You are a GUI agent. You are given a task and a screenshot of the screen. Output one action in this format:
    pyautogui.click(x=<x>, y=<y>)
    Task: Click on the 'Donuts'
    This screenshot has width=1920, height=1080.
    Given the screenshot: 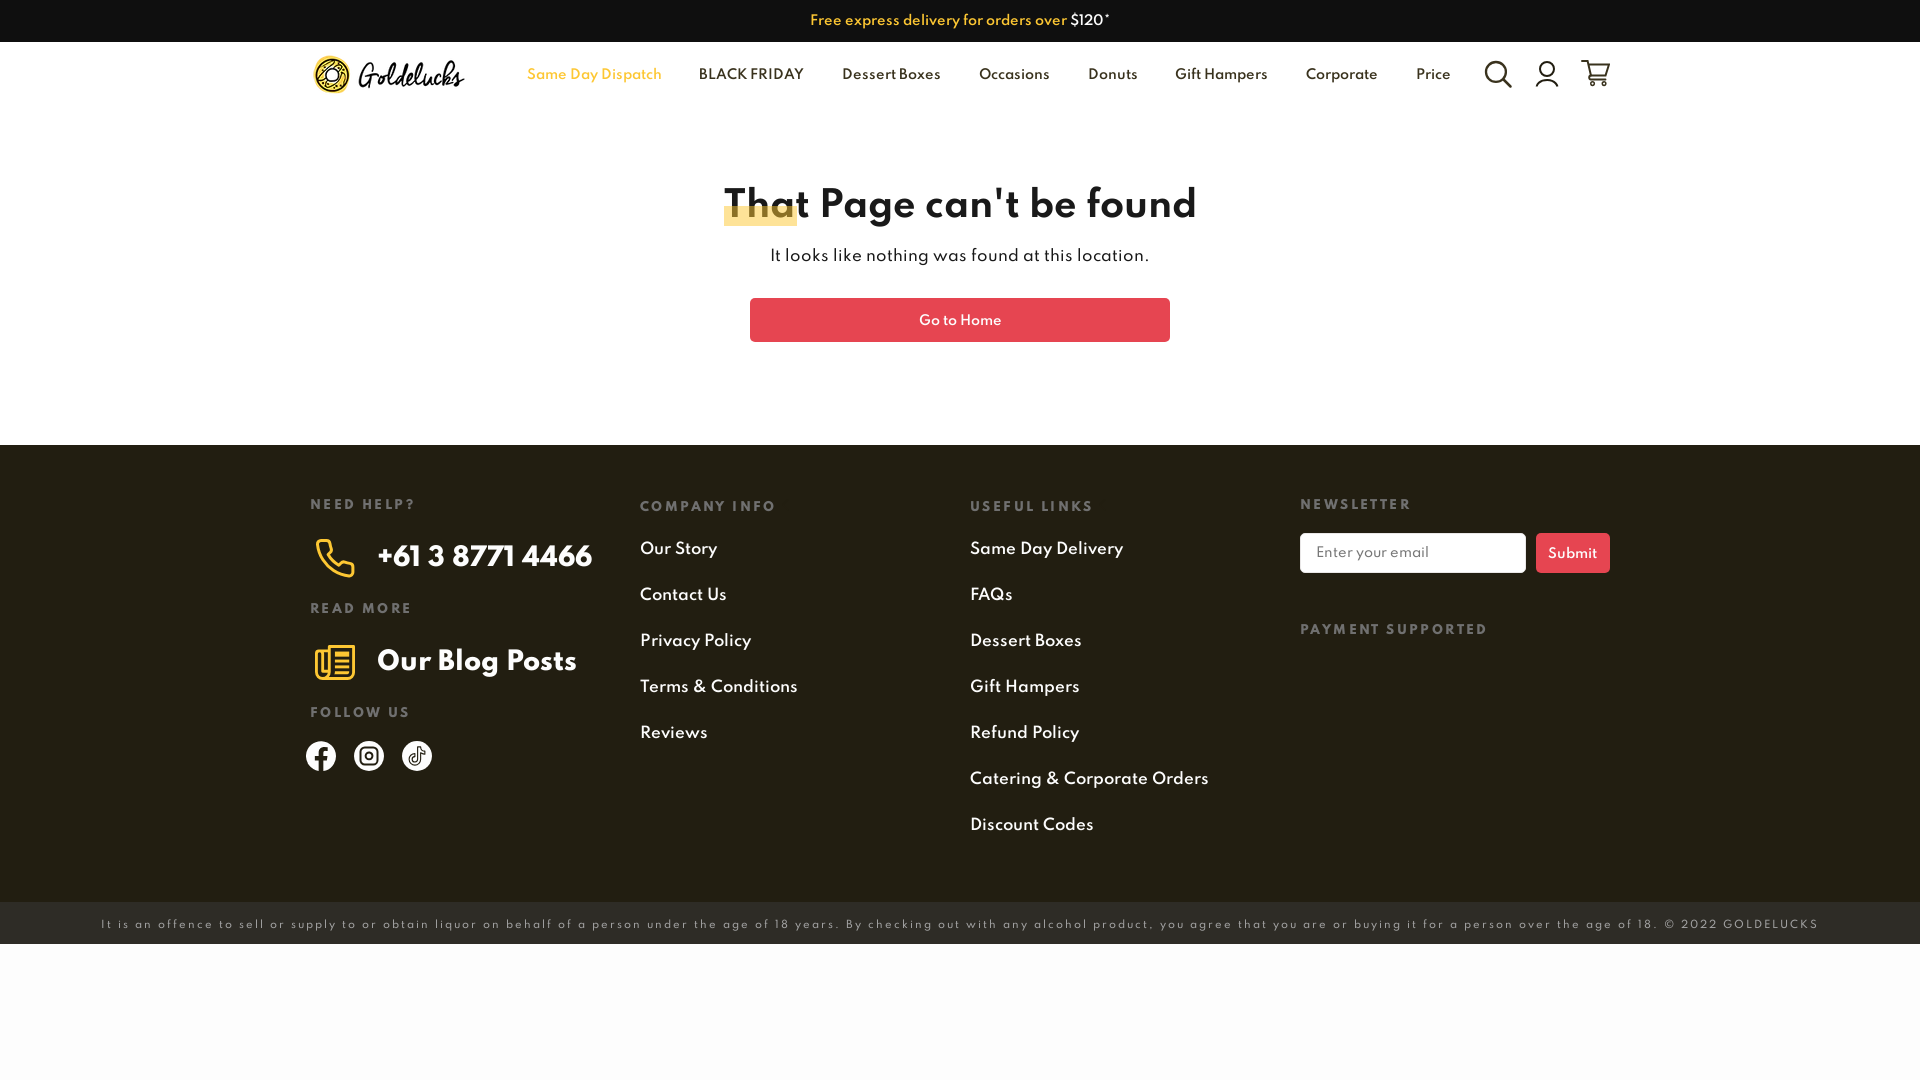 What is the action you would take?
    pyautogui.click(x=1112, y=74)
    